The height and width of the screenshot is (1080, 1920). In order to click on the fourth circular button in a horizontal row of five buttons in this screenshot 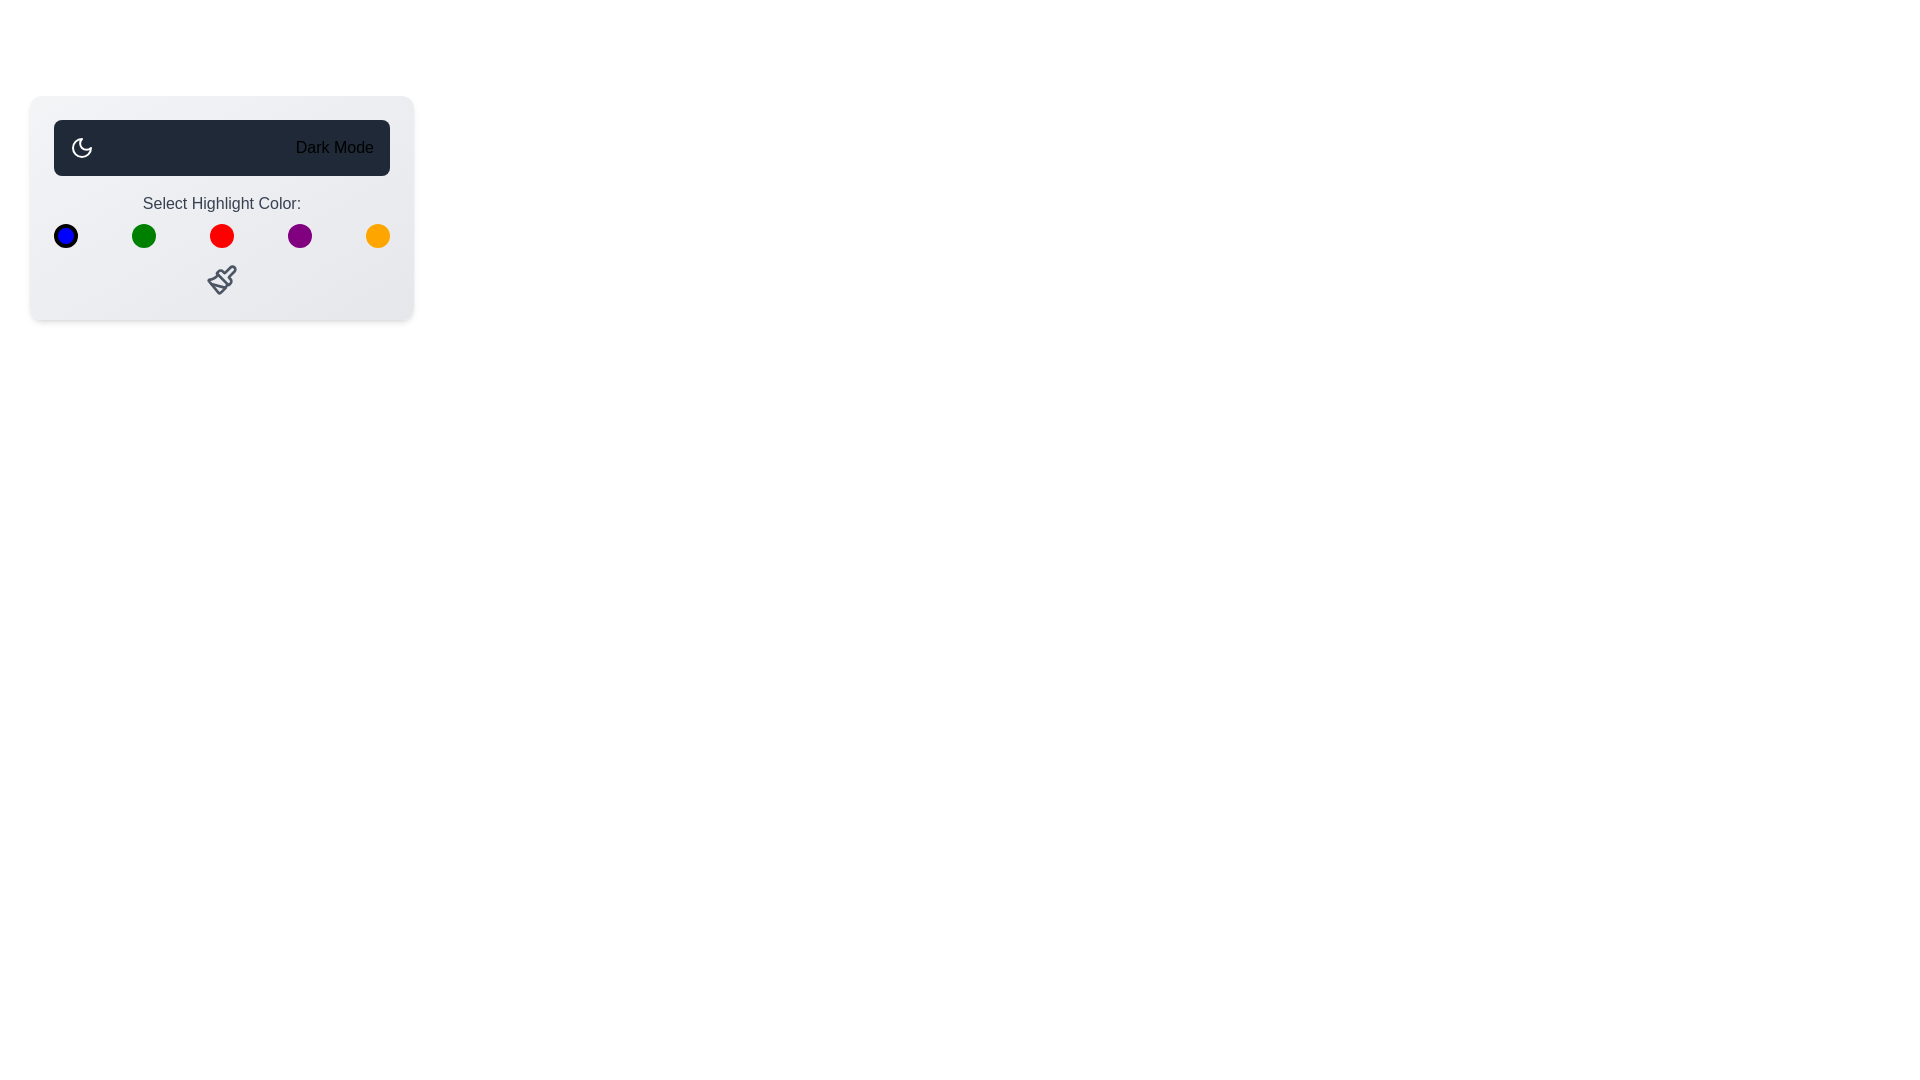, I will do `click(298, 234)`.